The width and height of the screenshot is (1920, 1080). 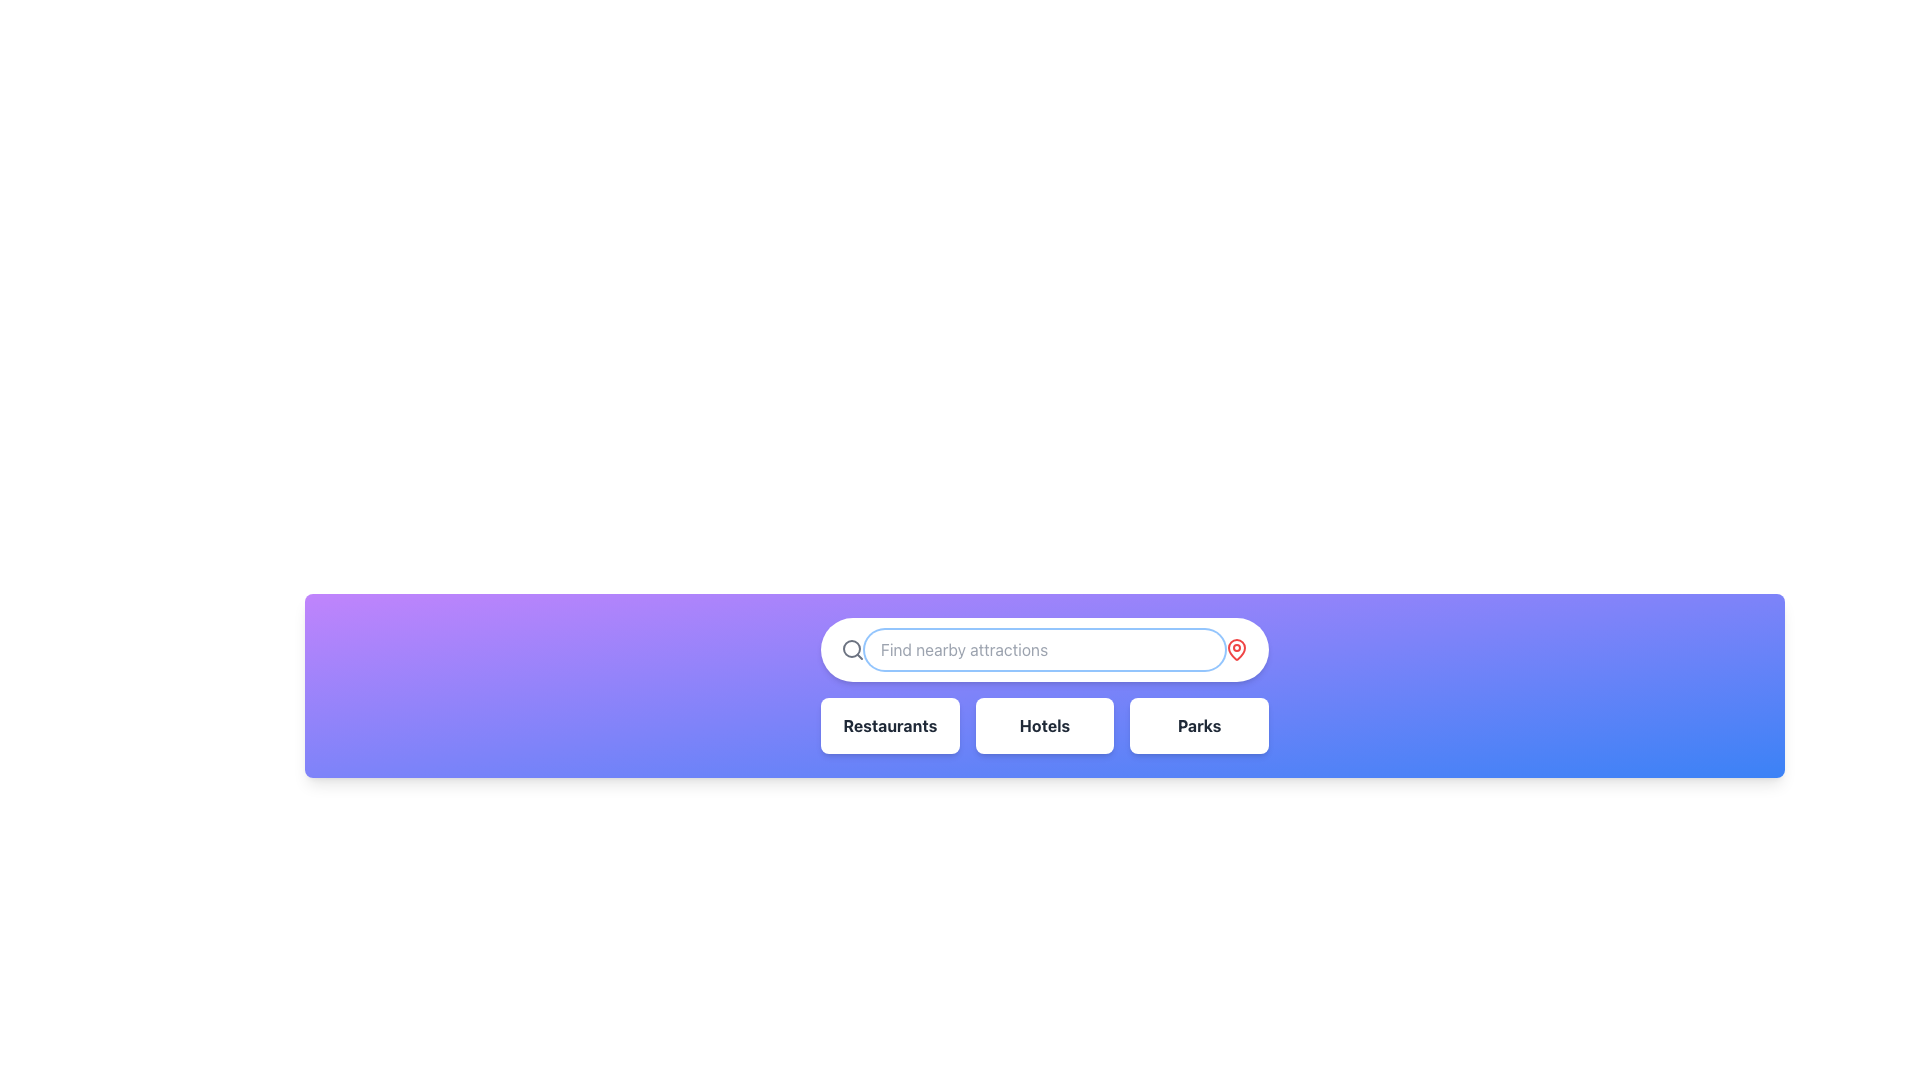 I want to click on text label that displays 'Parks' in bold, dark gray font located in the rightmost box below the search bar, so click(x=1199, y=725).